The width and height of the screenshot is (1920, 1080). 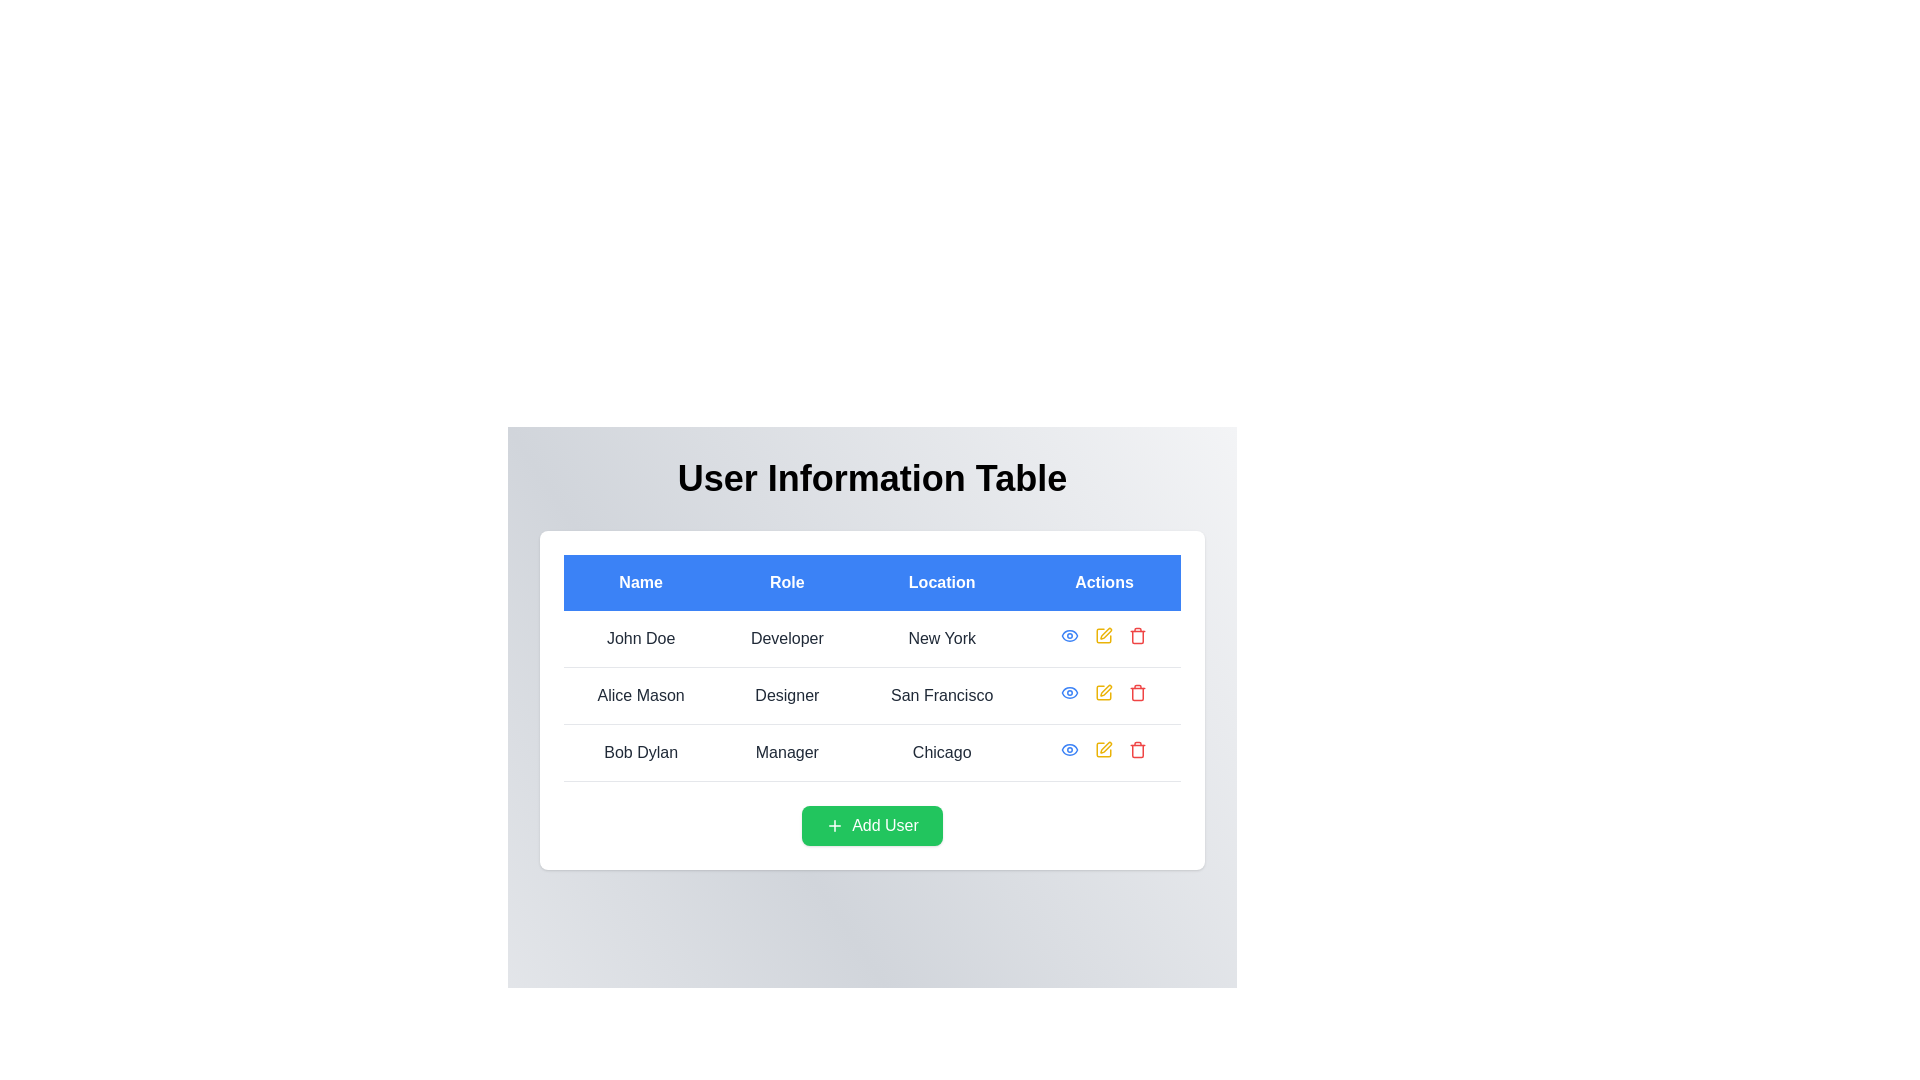 I want to click on the pen icon, styled with a yellow outline, located in the 'Actions' column of the row for 'Alice Mason' to initiate the edit action, so click(x=1105, y=689).